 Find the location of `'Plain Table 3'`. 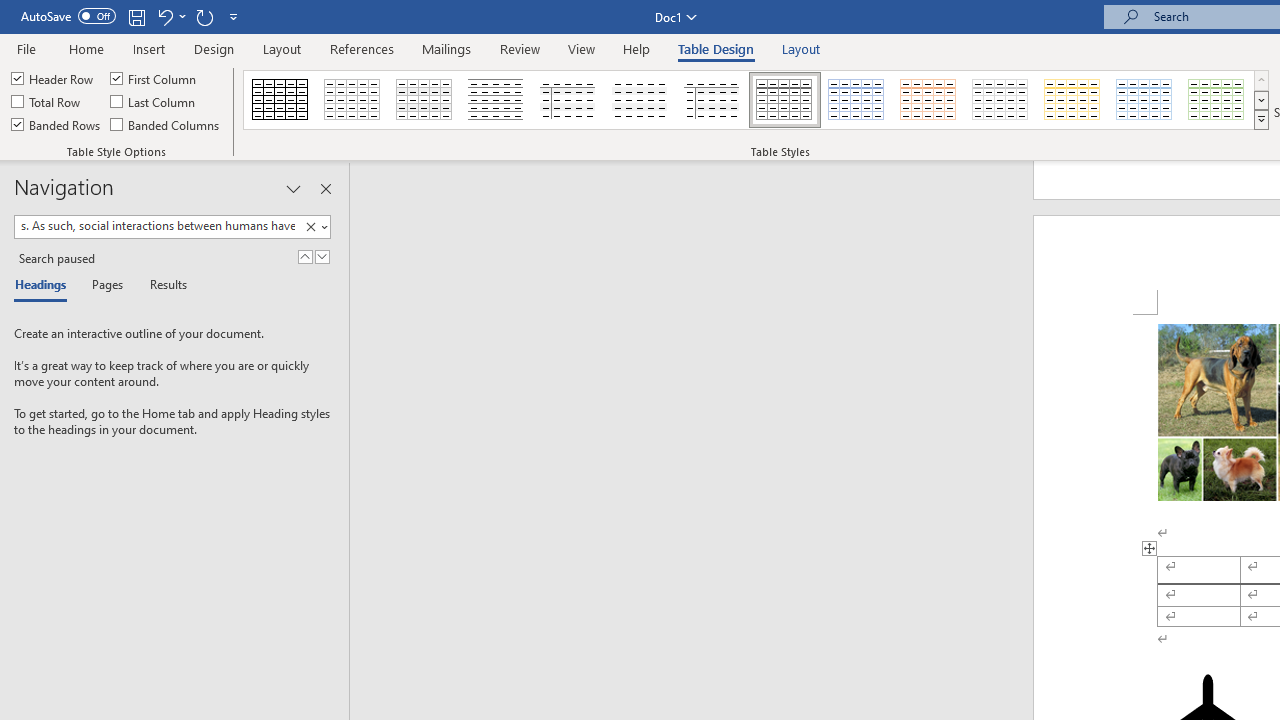

'Plain Table 3' is located at coordinates (567, 100).